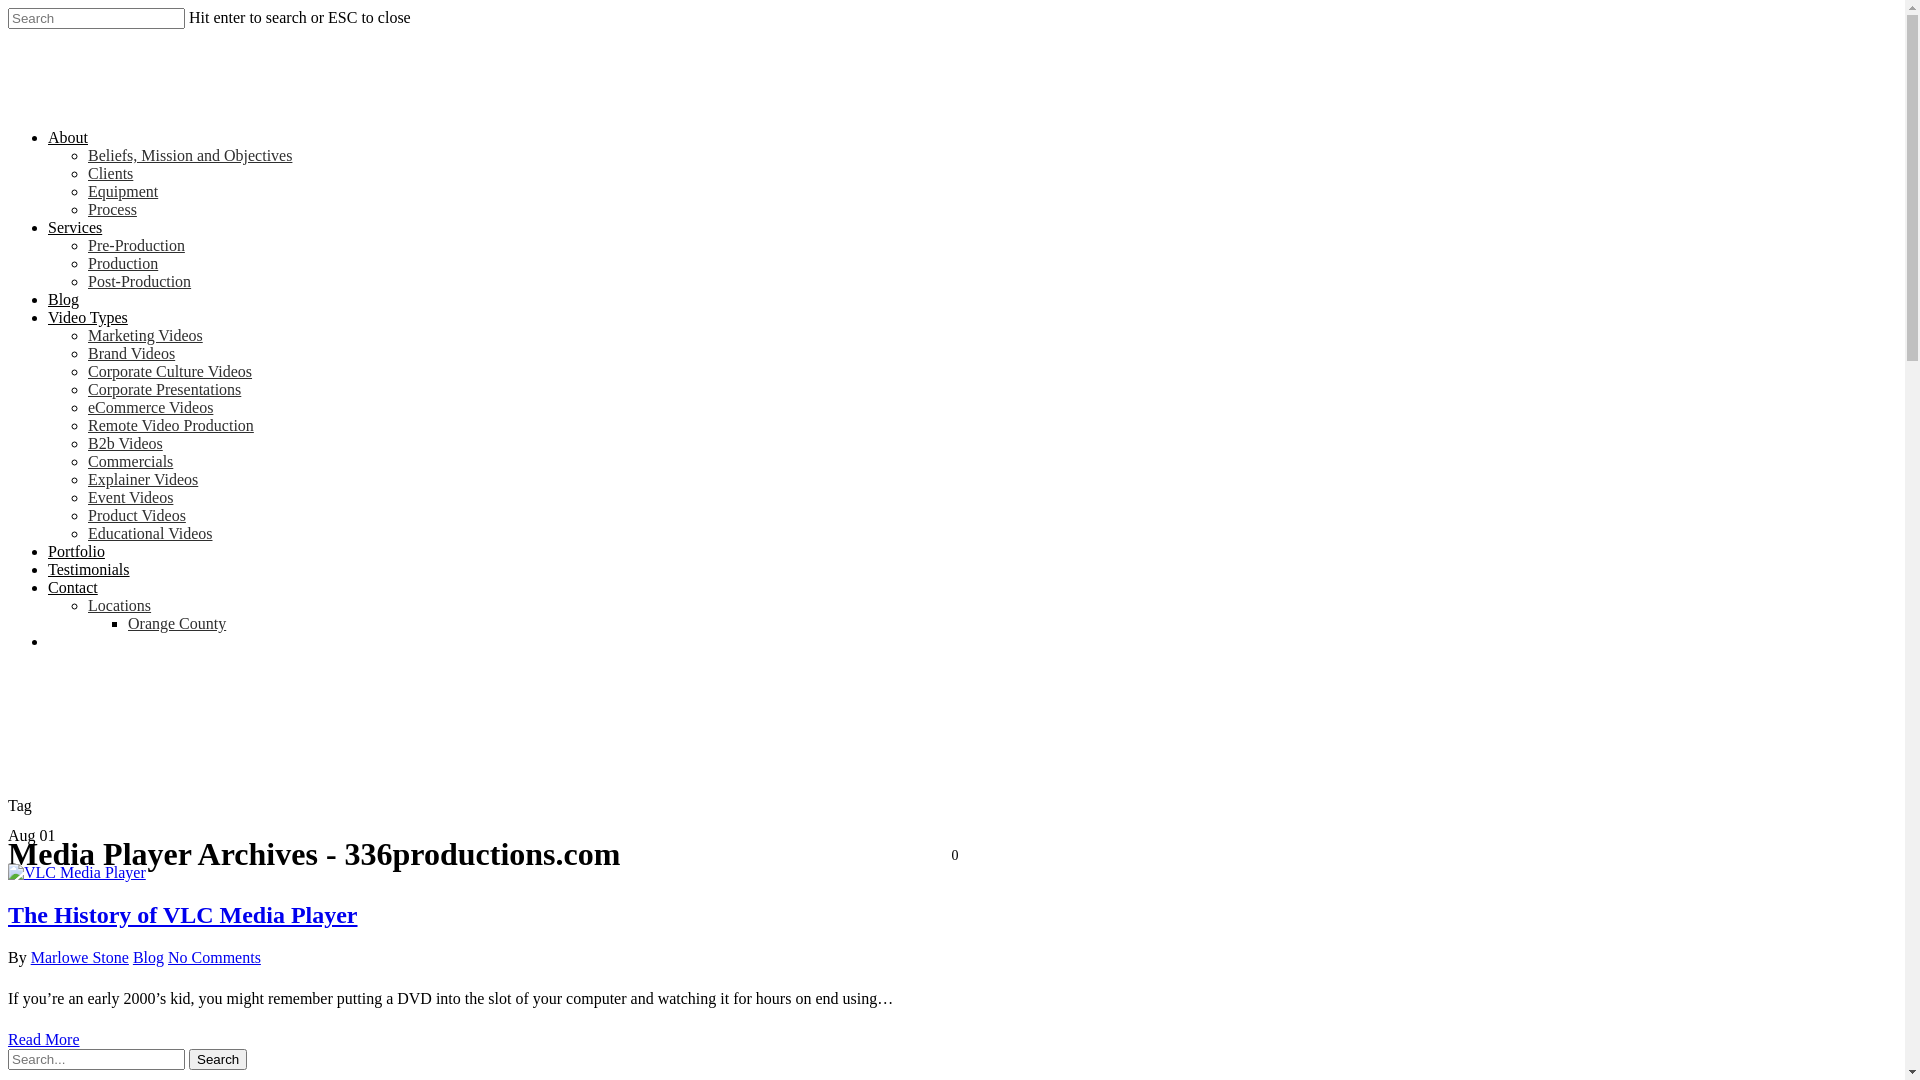  What do you see at coordinates (30, 956) in the screenshot?
I see `'Marlowe Stone'` at bounding box center [30, 956].